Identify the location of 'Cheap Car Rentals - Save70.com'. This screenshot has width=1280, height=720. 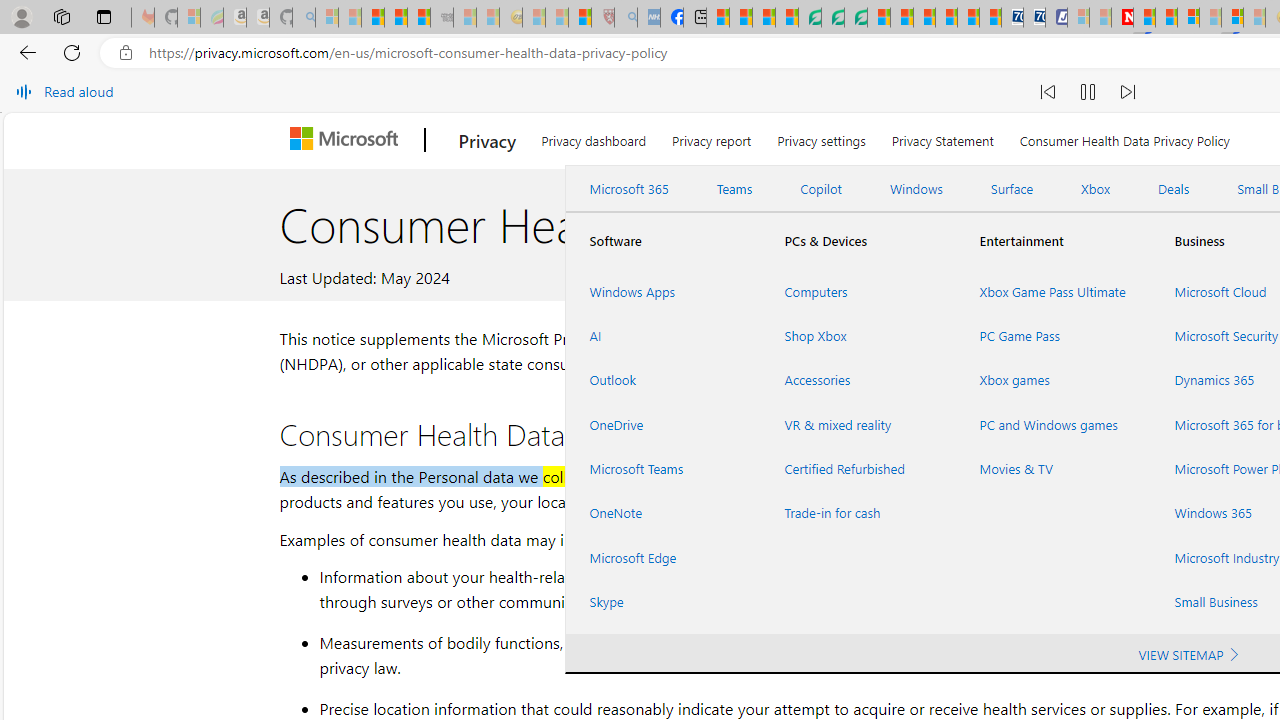
(1012, 17).